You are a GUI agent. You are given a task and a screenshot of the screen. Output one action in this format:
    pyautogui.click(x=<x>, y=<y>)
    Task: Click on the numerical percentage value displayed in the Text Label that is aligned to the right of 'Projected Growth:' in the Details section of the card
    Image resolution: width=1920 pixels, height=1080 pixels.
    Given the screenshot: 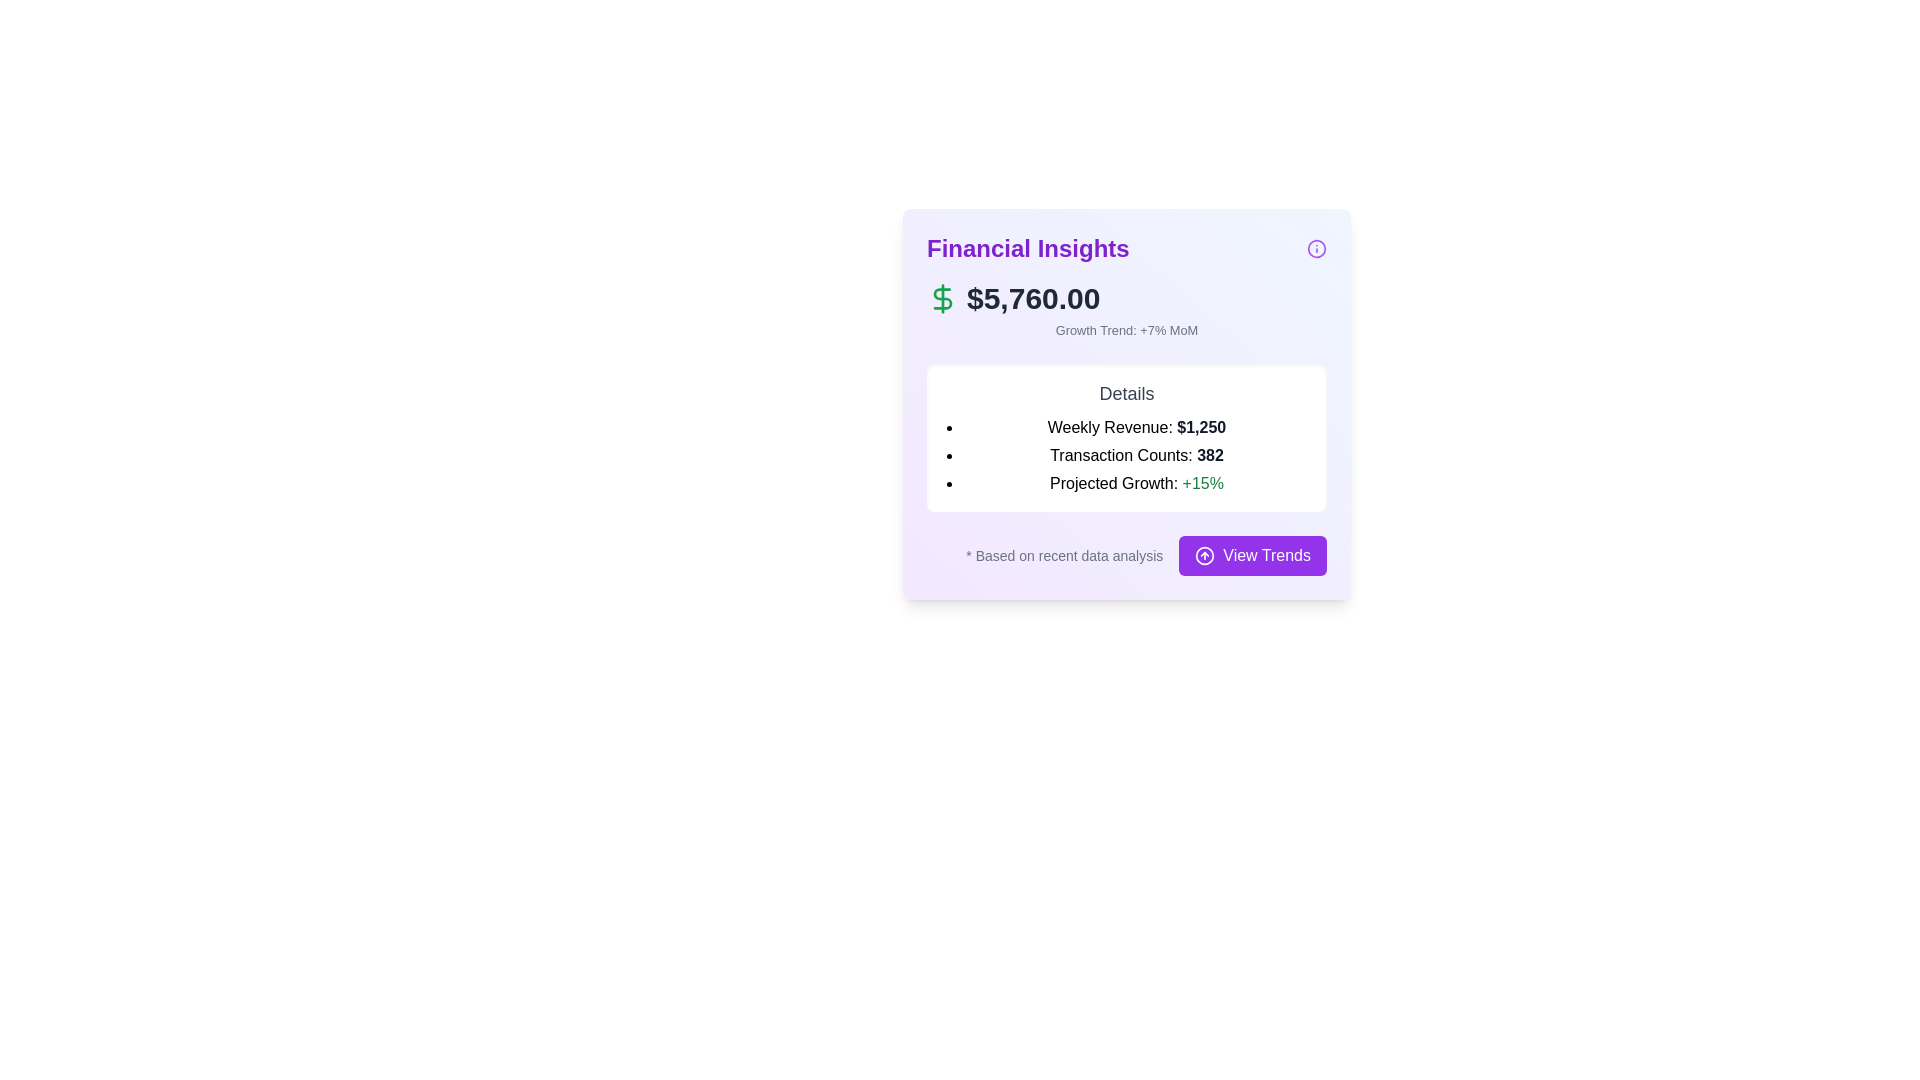 What is the action you would take?
    pyautogui.click(x=1202, y=483)
    